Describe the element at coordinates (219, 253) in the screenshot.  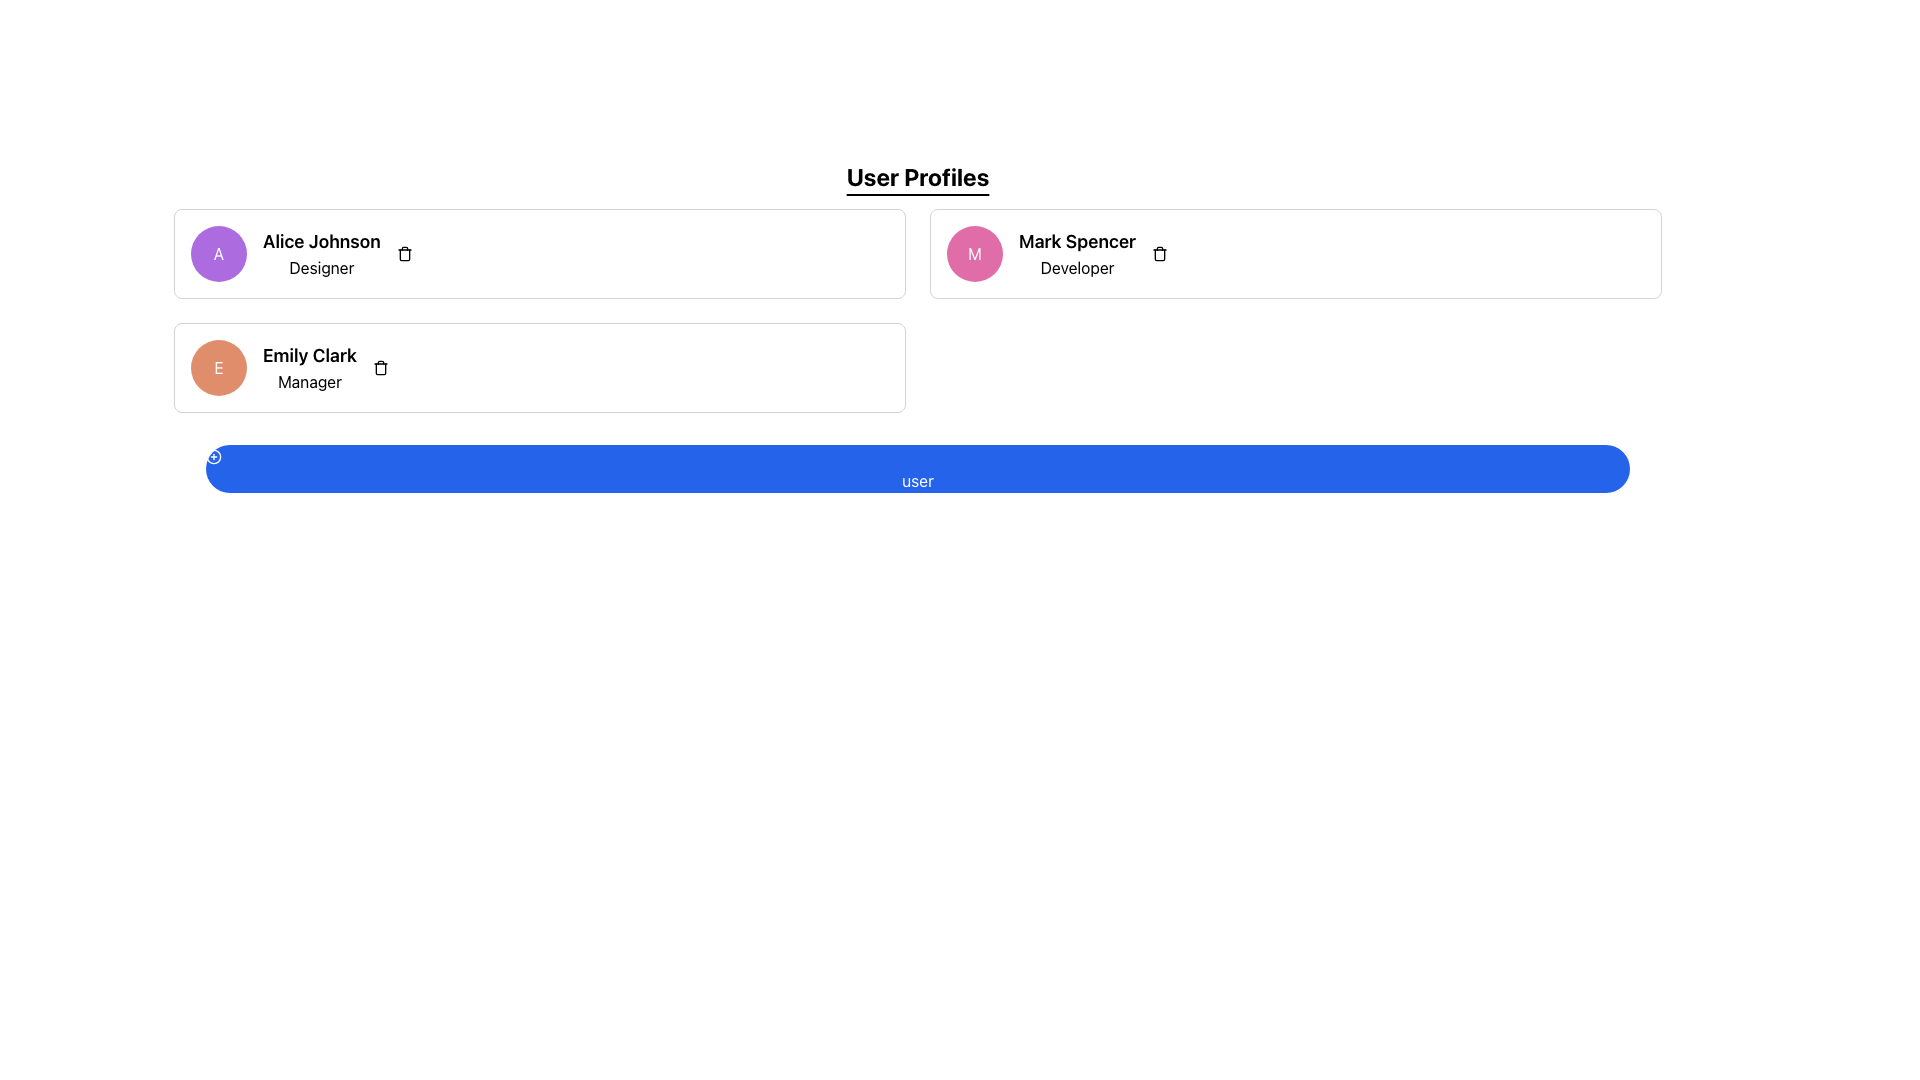
I see `the Avatar element, which is a circular icon with a purple background and a white letter 'A' centered within it, located at the top-left corner of Alice Johnson's user profile section` at that location.